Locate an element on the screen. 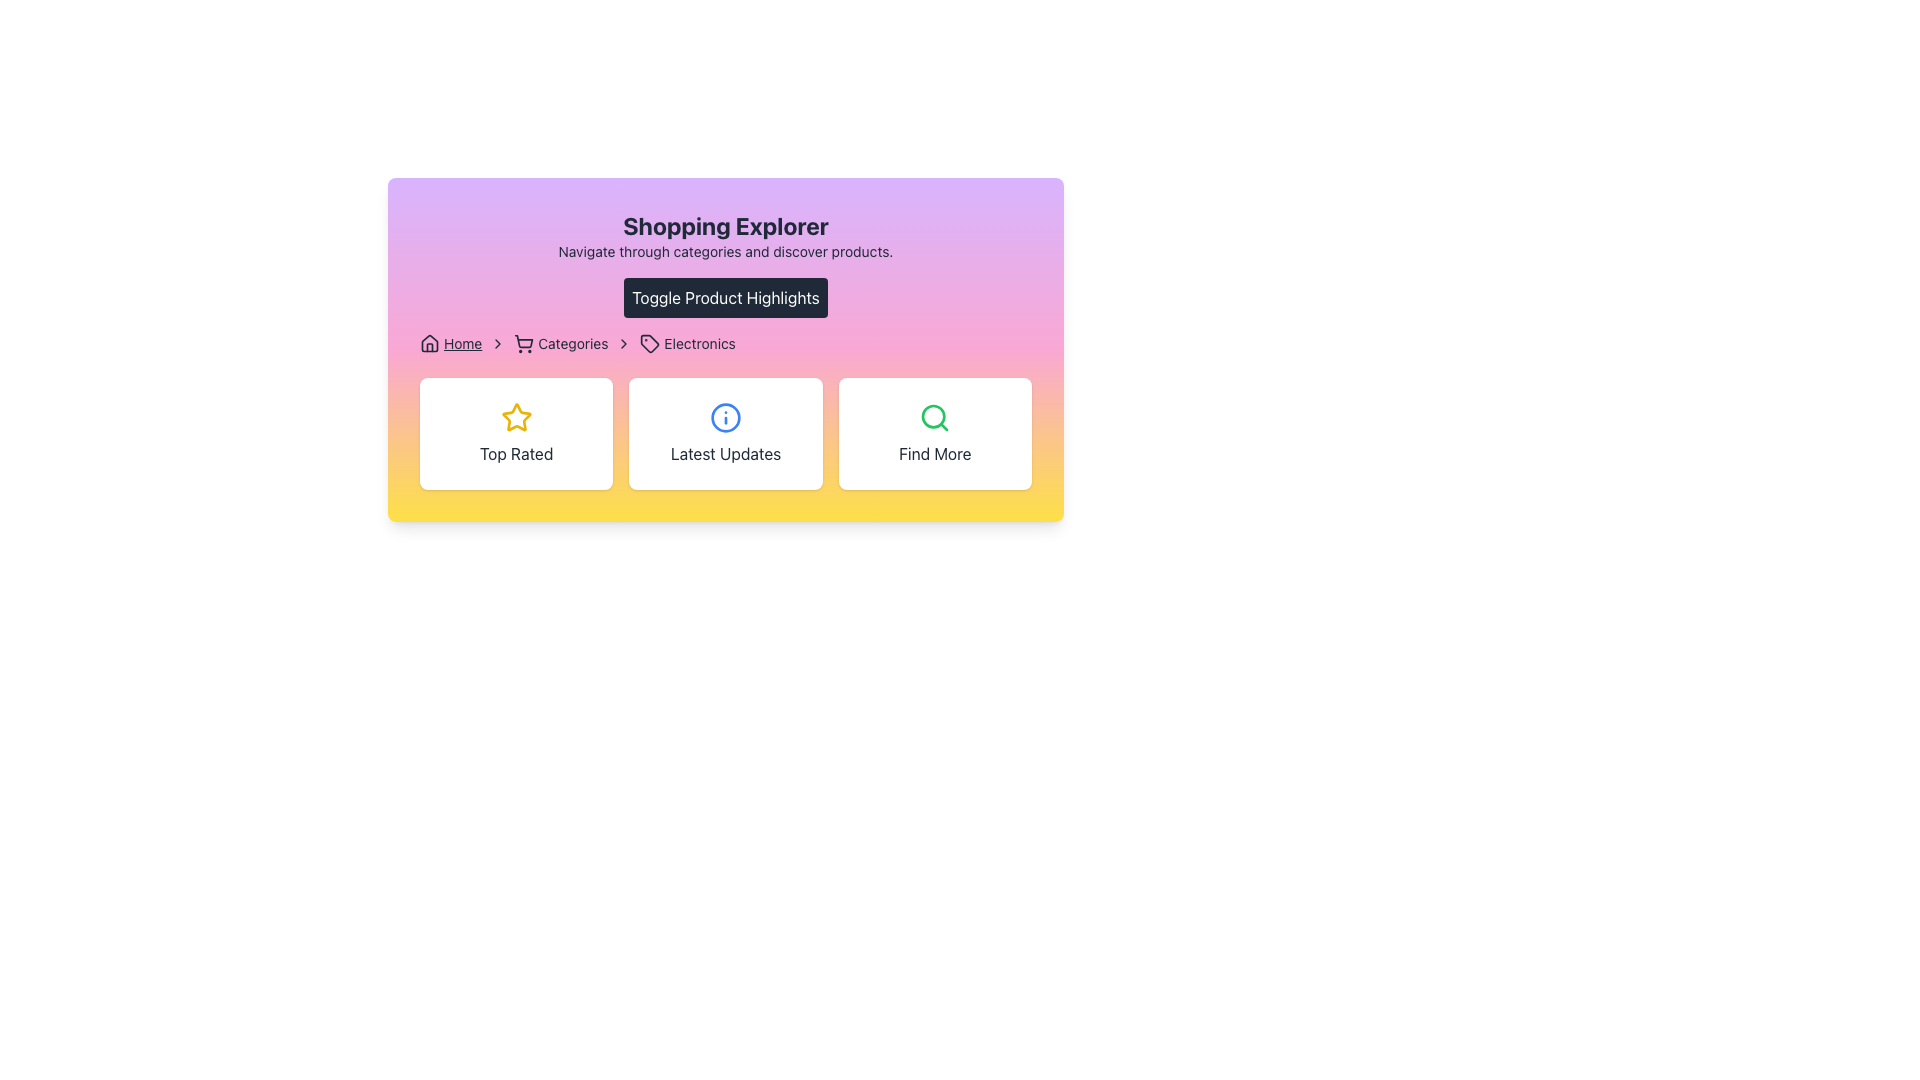 The height and width of the screenshot is (1080, 1920). the 'Top Rated' label text, which is centrally aligned below a yellow-bordered star icon in the leftmost card of the 'Shopping Explorer' section is located at coordinates (516, 454).